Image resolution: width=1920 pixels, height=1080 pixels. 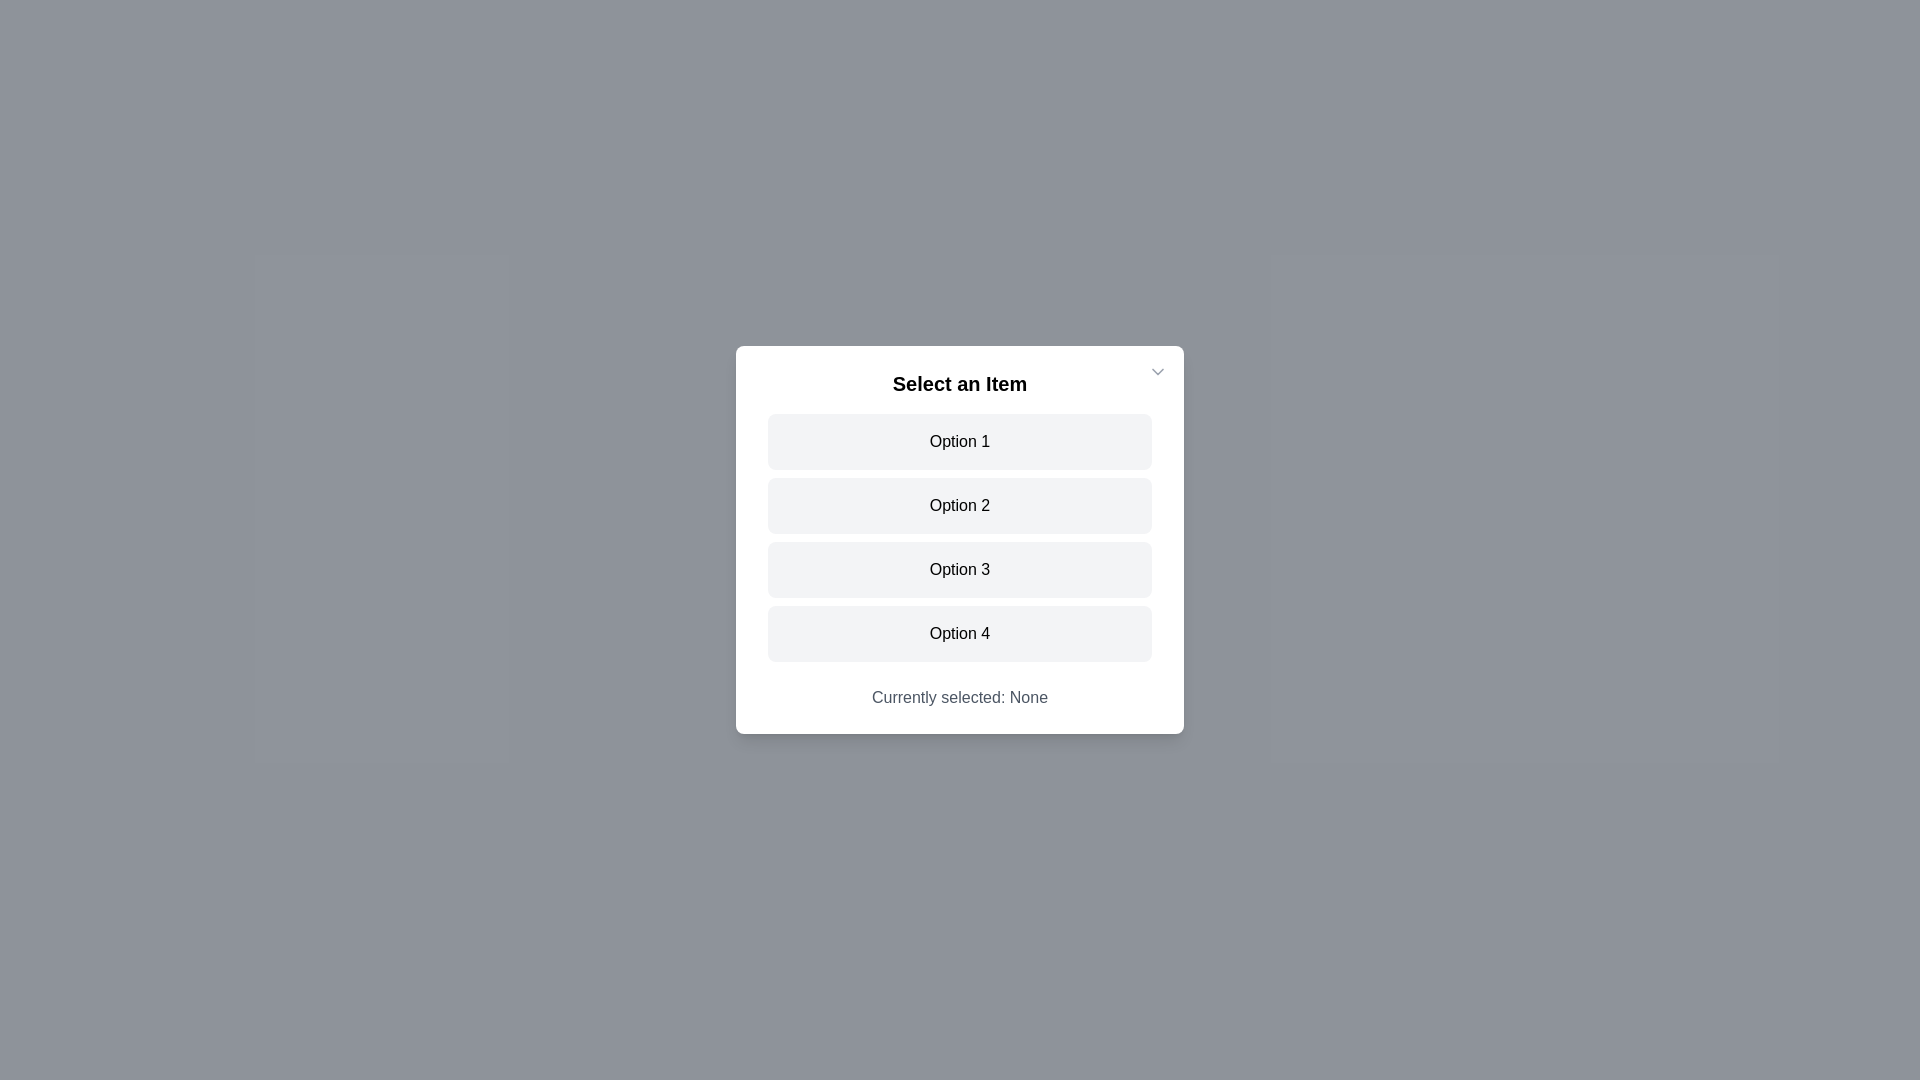 What do you see at coordinates (960, 570) in the screenshot?
I see `the item Option 3 from the list` at bounding box center [960, 570].